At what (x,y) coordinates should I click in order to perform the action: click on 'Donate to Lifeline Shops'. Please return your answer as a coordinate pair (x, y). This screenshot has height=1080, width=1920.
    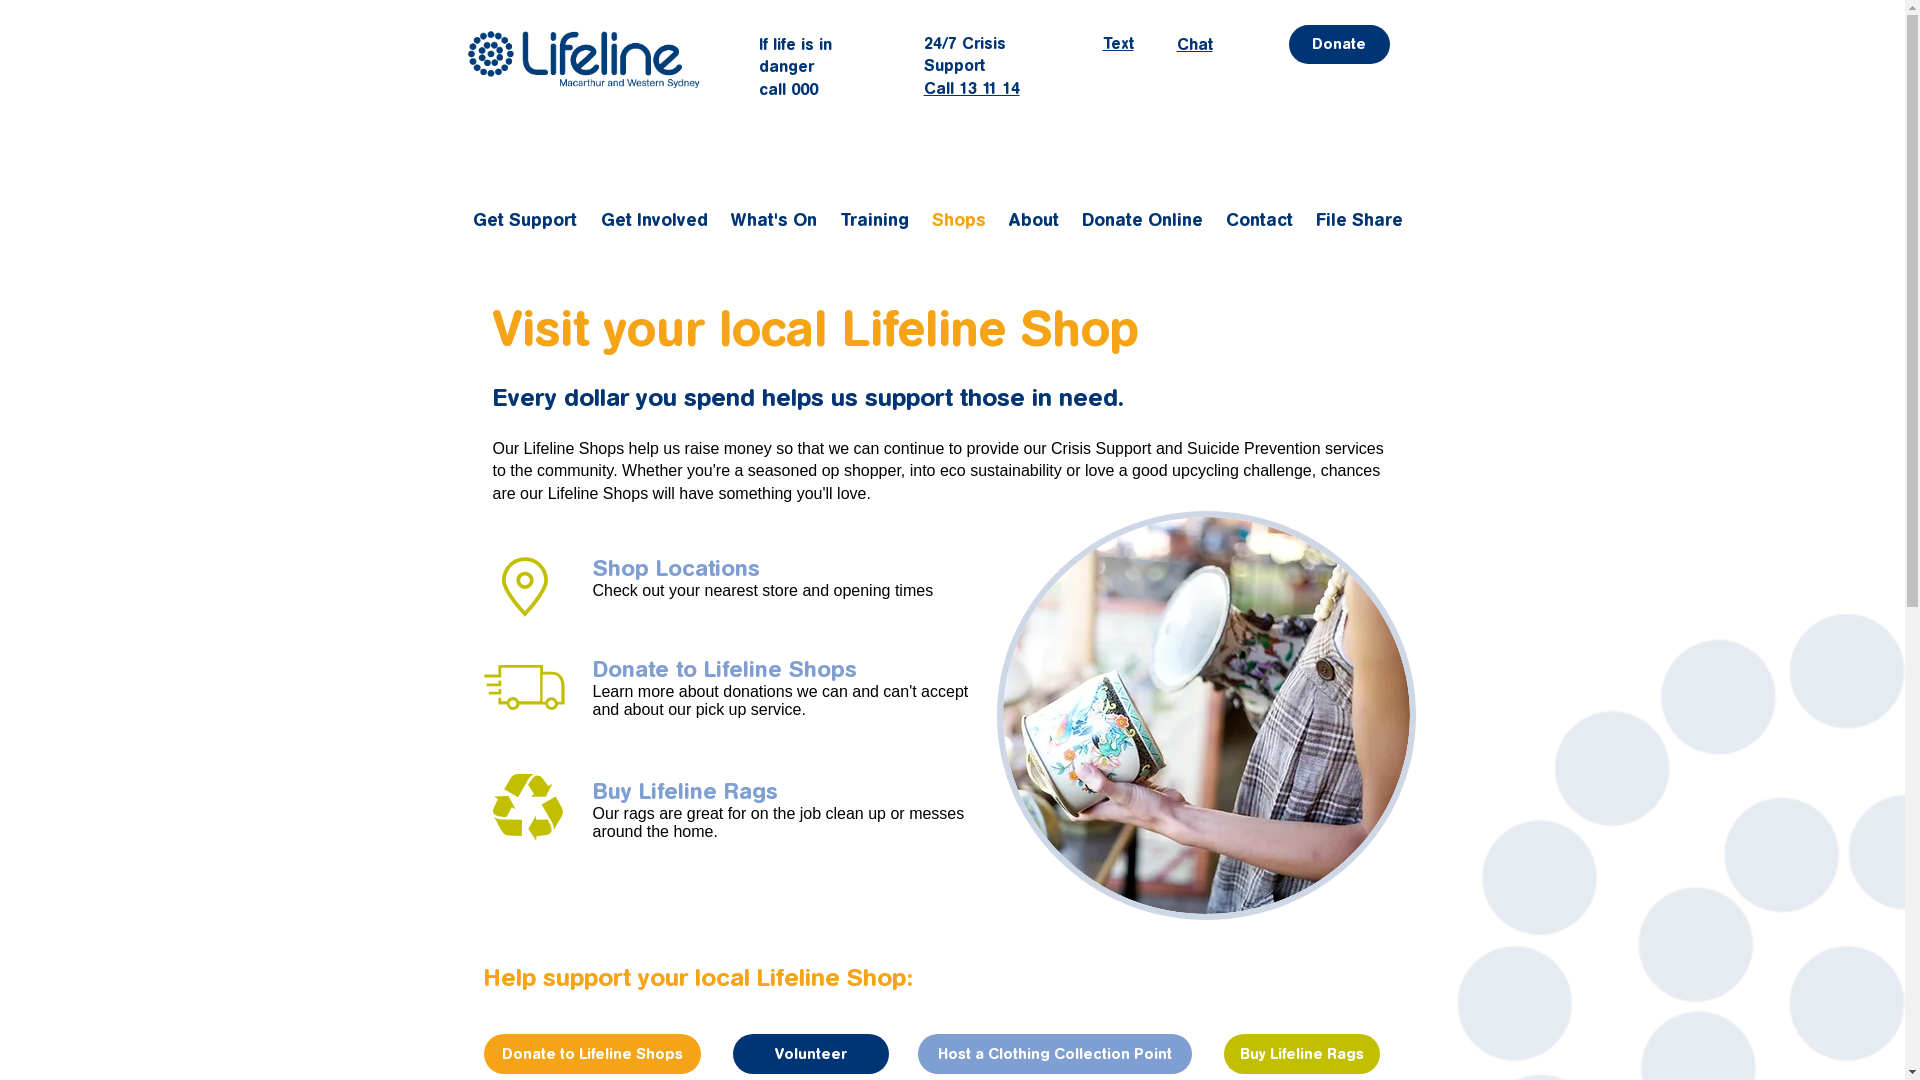
    Looking at the image, I should click on (590, 669).